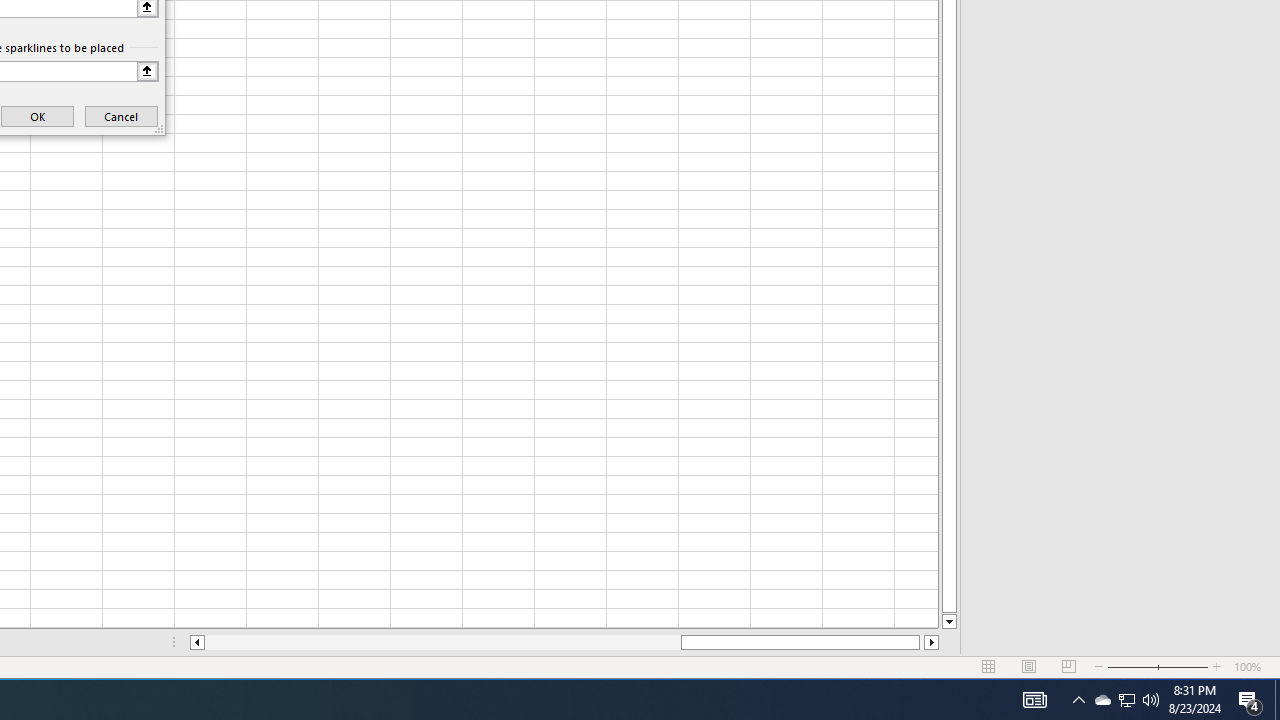 The height and width of the screenshot is (720, 1280). I want to click on 'Zoom In', so click(1216, 667).